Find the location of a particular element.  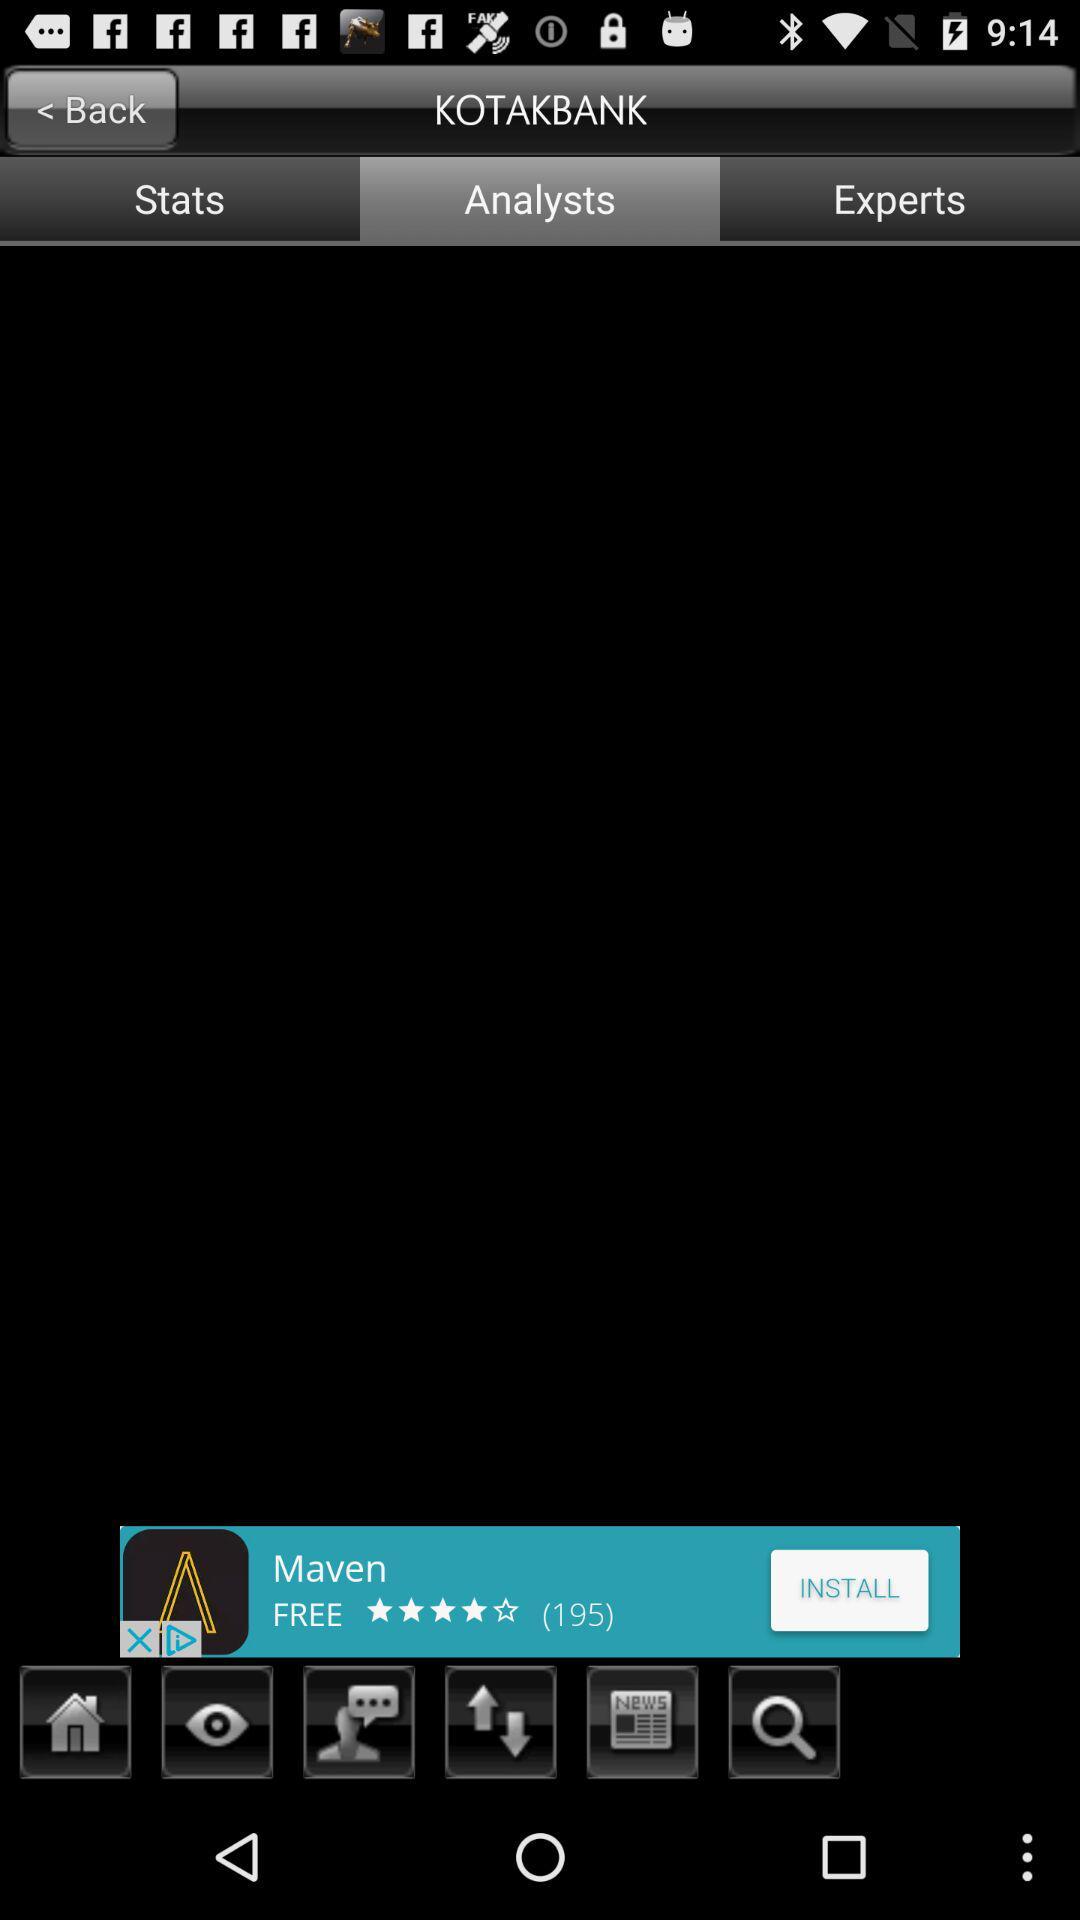

the news symbol is located at coordinates (643, 1727).